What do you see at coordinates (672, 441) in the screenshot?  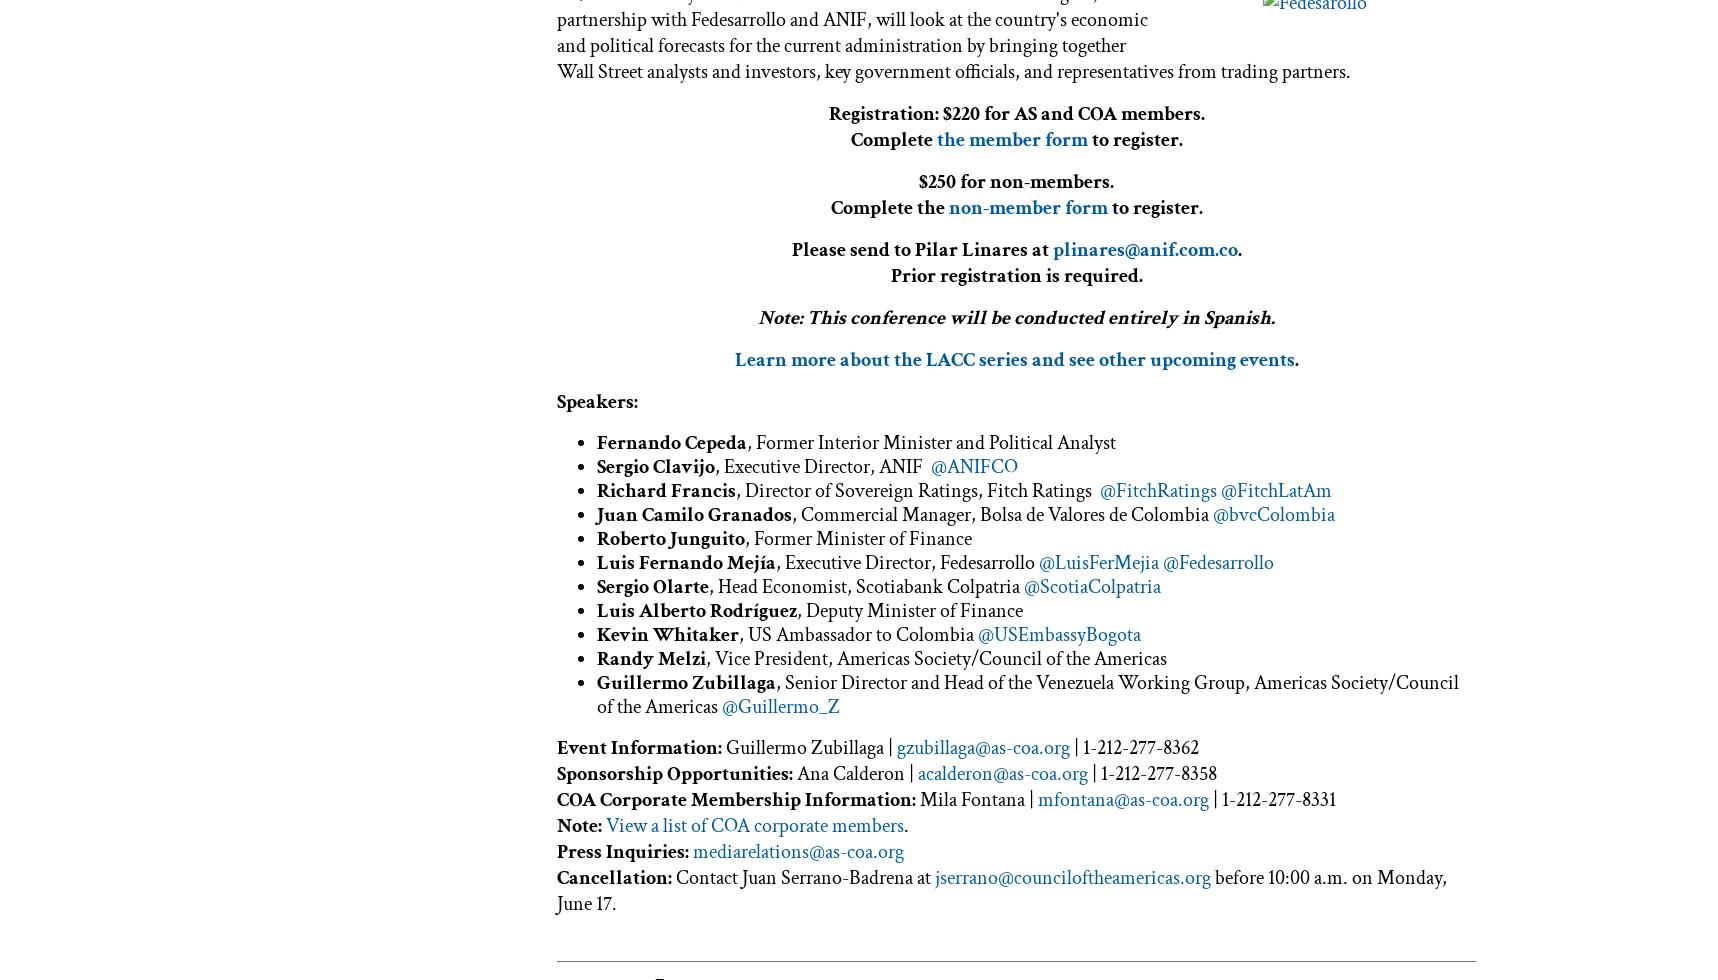 I see `'Fernando Cepeda'` at bounding box center [672, 441].